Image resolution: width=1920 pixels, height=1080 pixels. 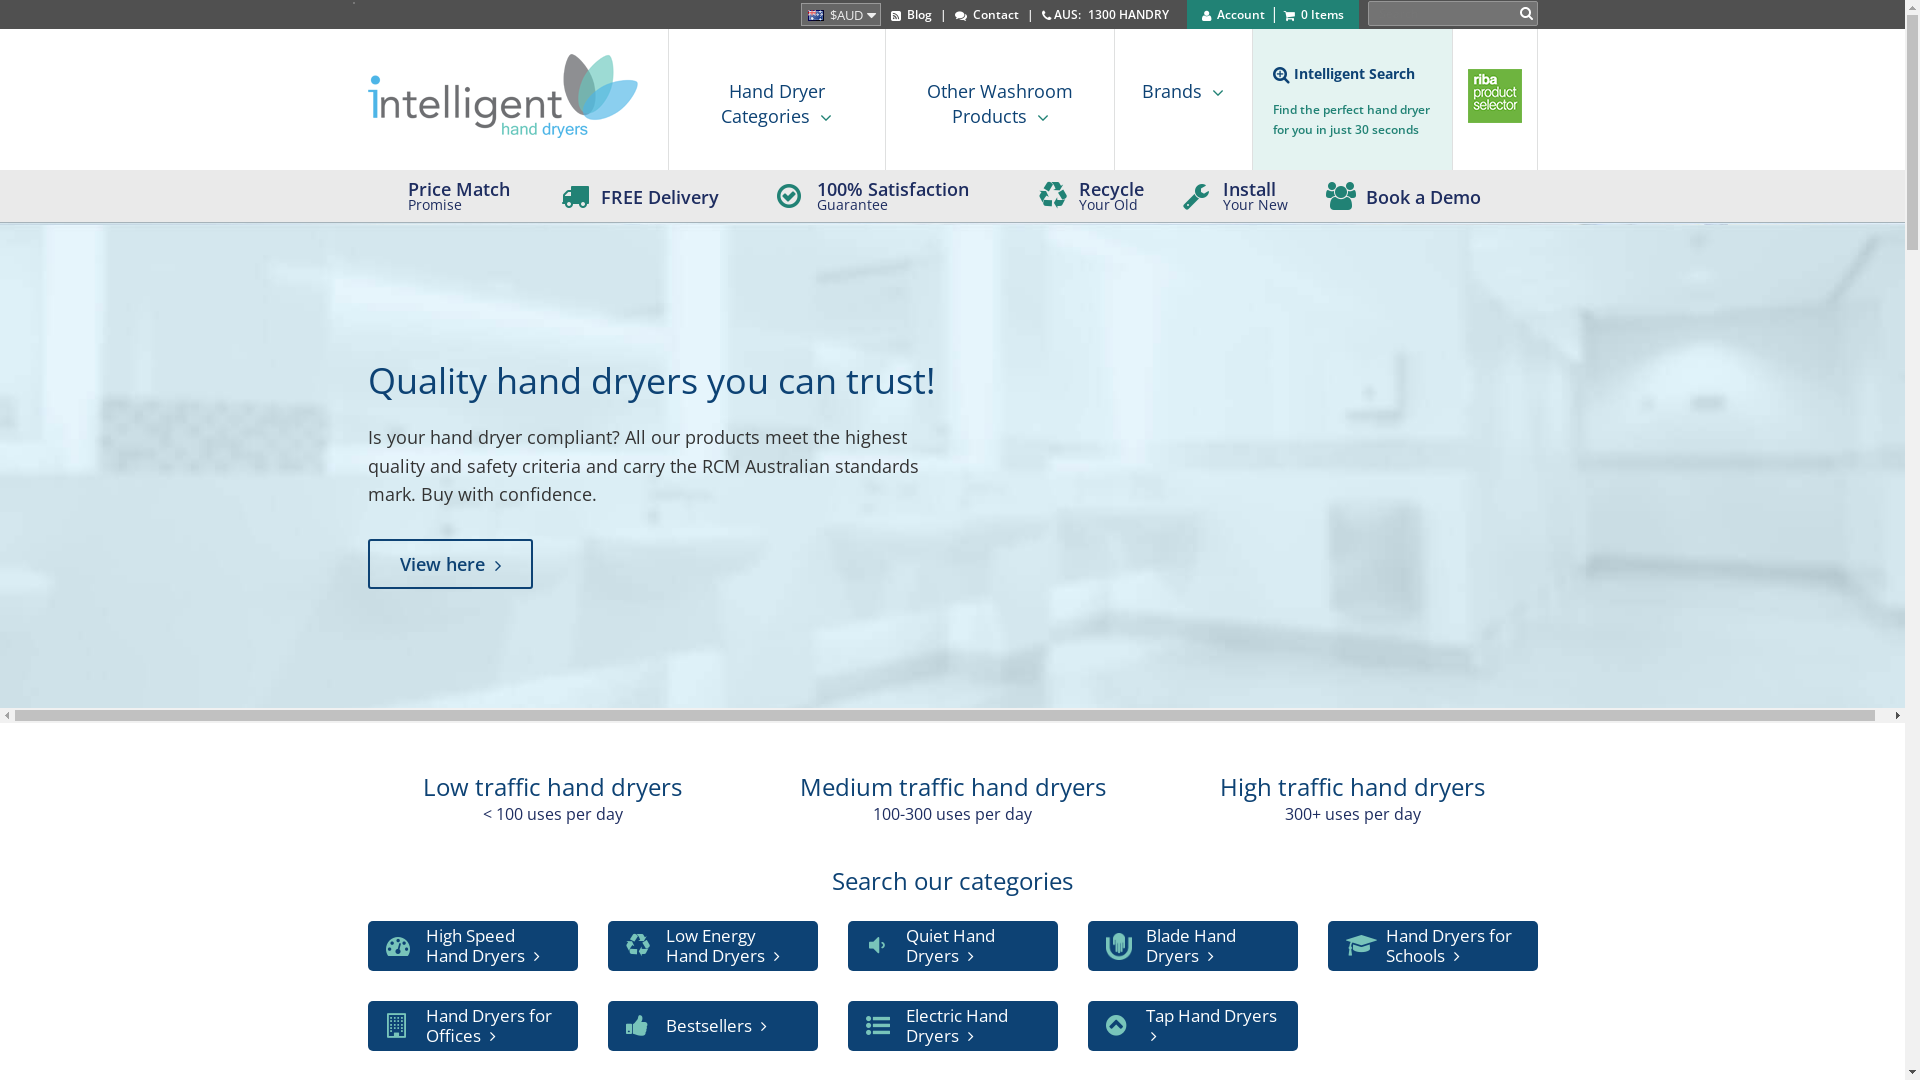 I want to click on '0 Items', so click(x=1314, y=14).